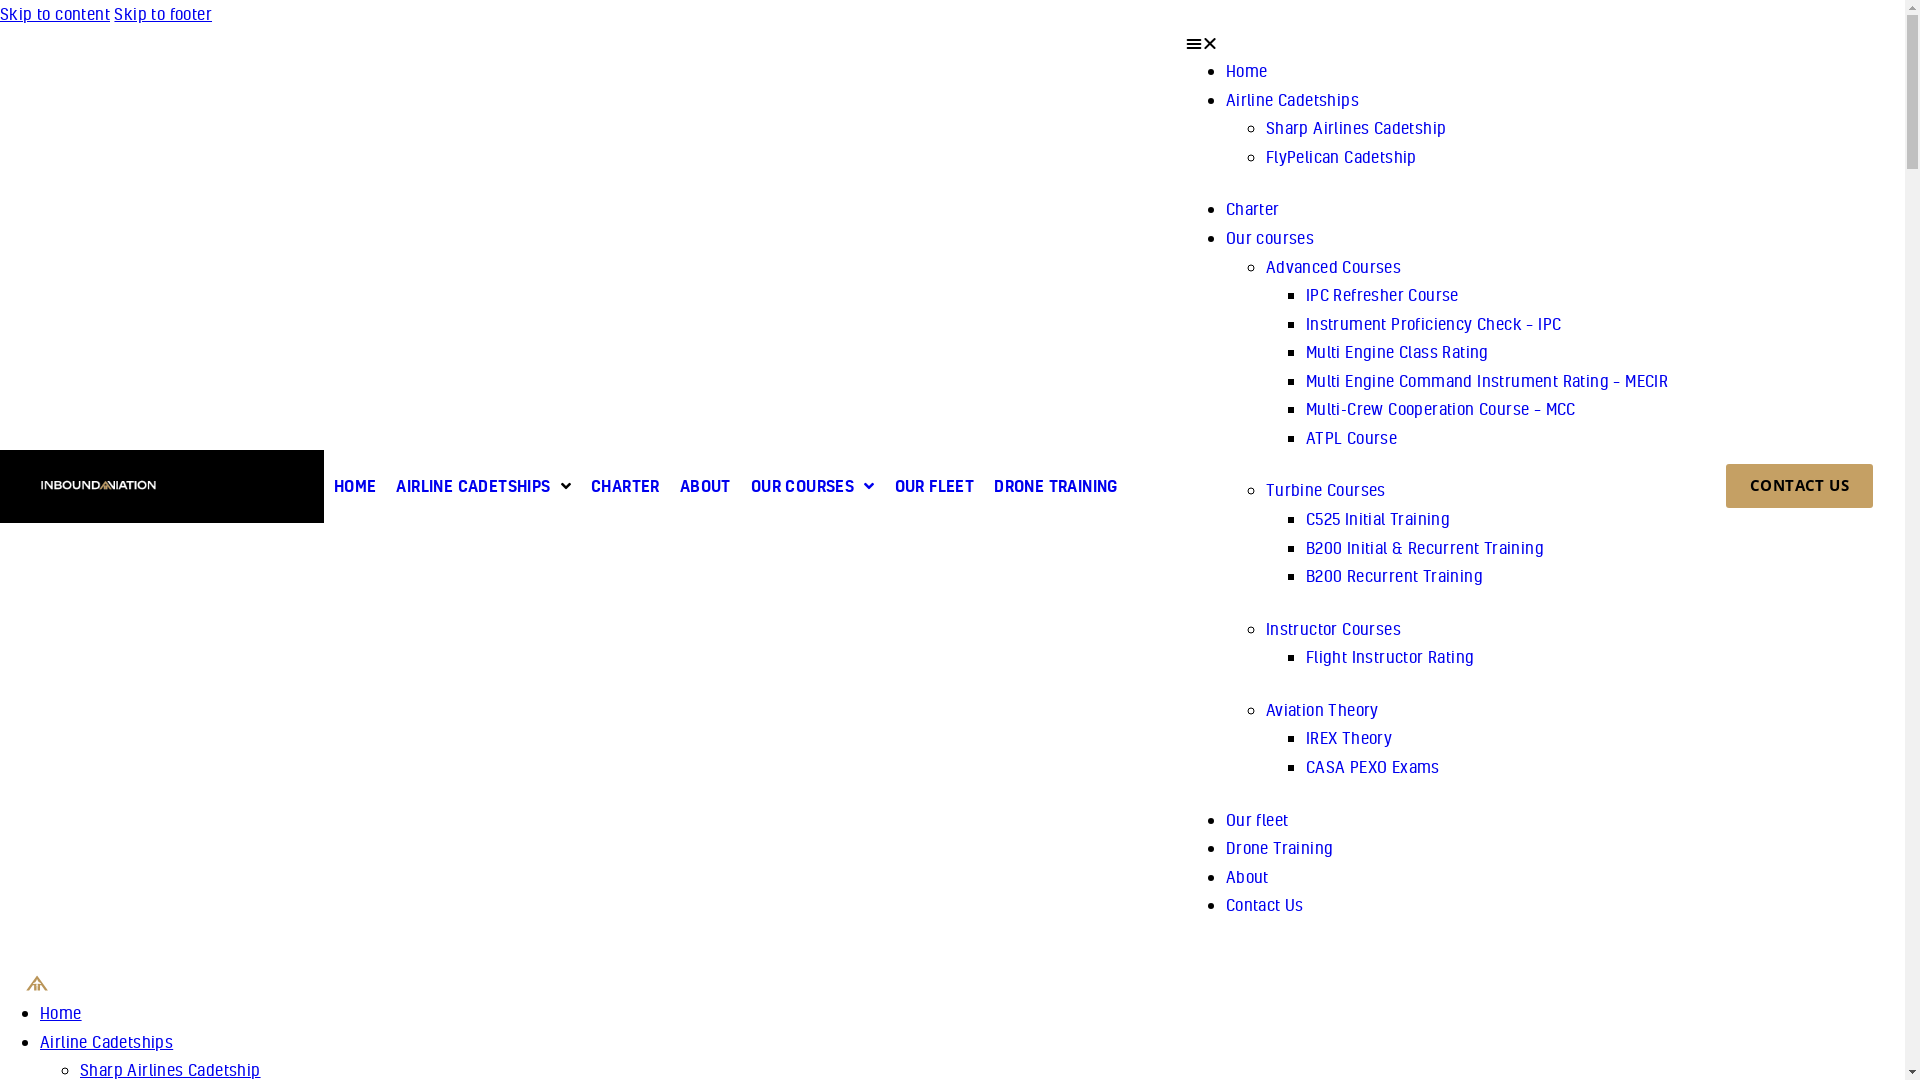 The image size is (1920, 1080). I want to click on 'Flight Instructor Rating', so click(1389, 656).